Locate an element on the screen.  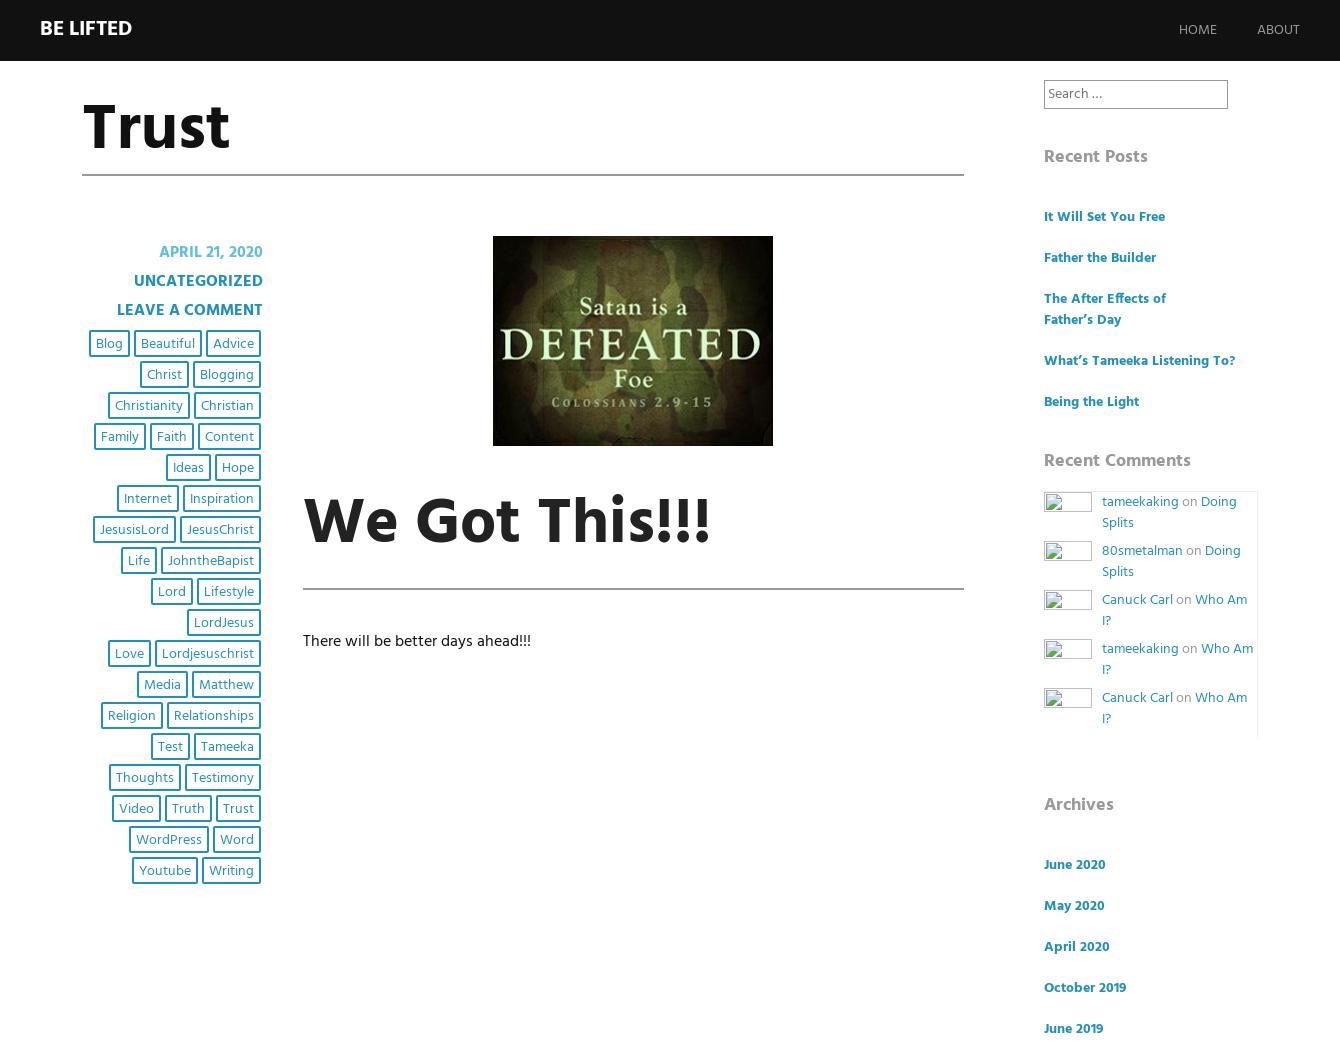
'JesusChrist' is located at coordinates (218, 529).